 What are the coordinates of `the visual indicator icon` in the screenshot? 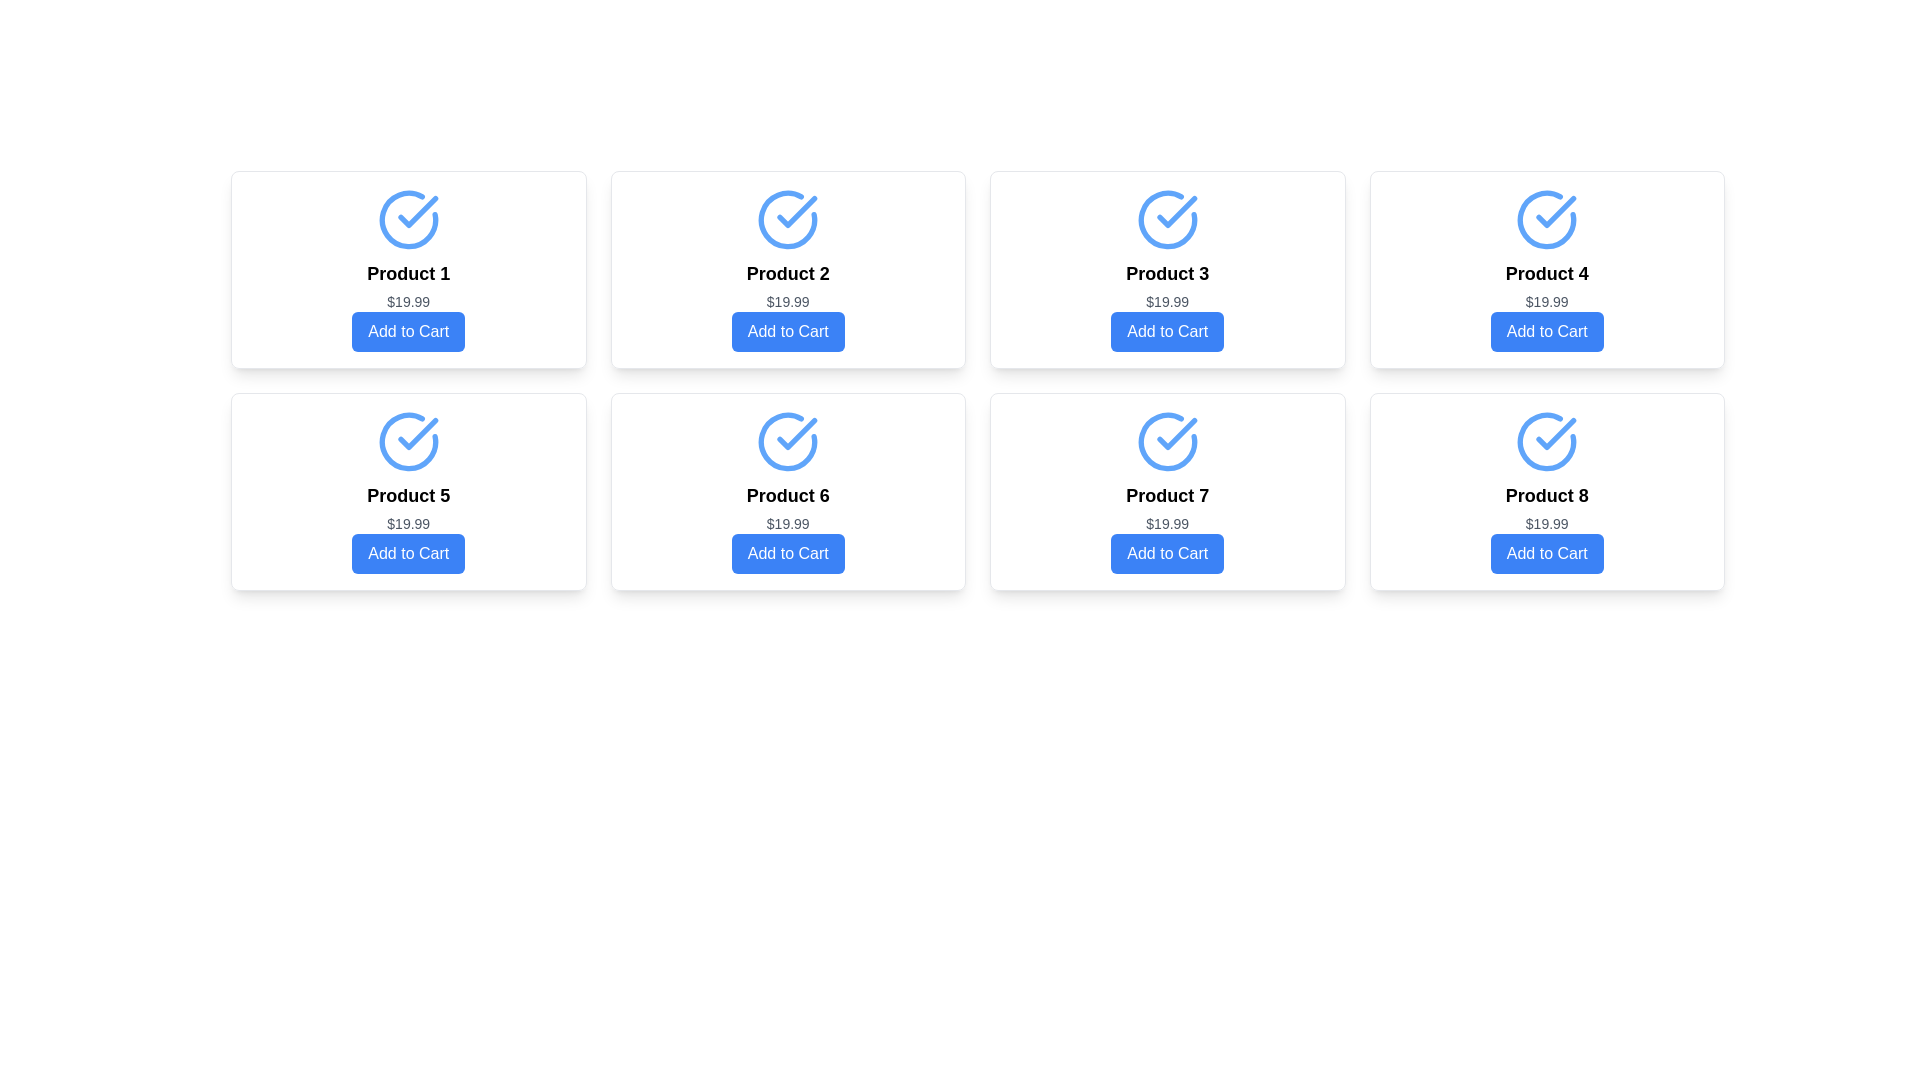 It's located at (1167, 219).